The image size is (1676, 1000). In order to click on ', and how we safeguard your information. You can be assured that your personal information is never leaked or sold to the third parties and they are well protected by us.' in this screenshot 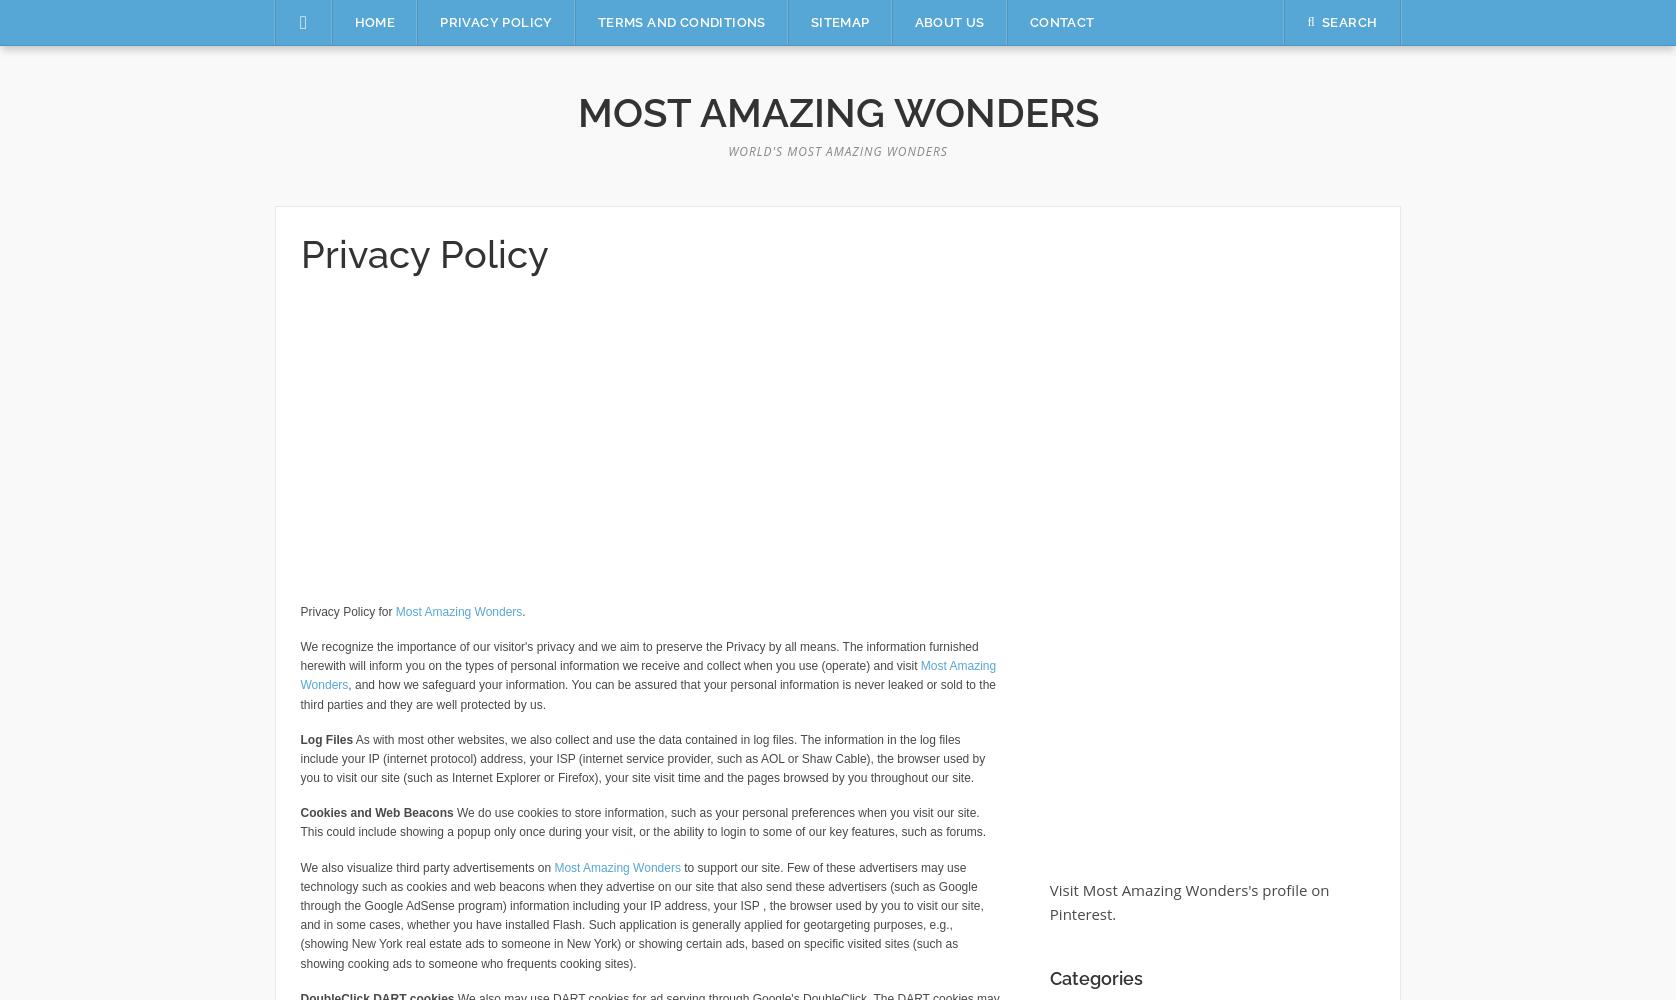, I will do `click(646, 693)`.